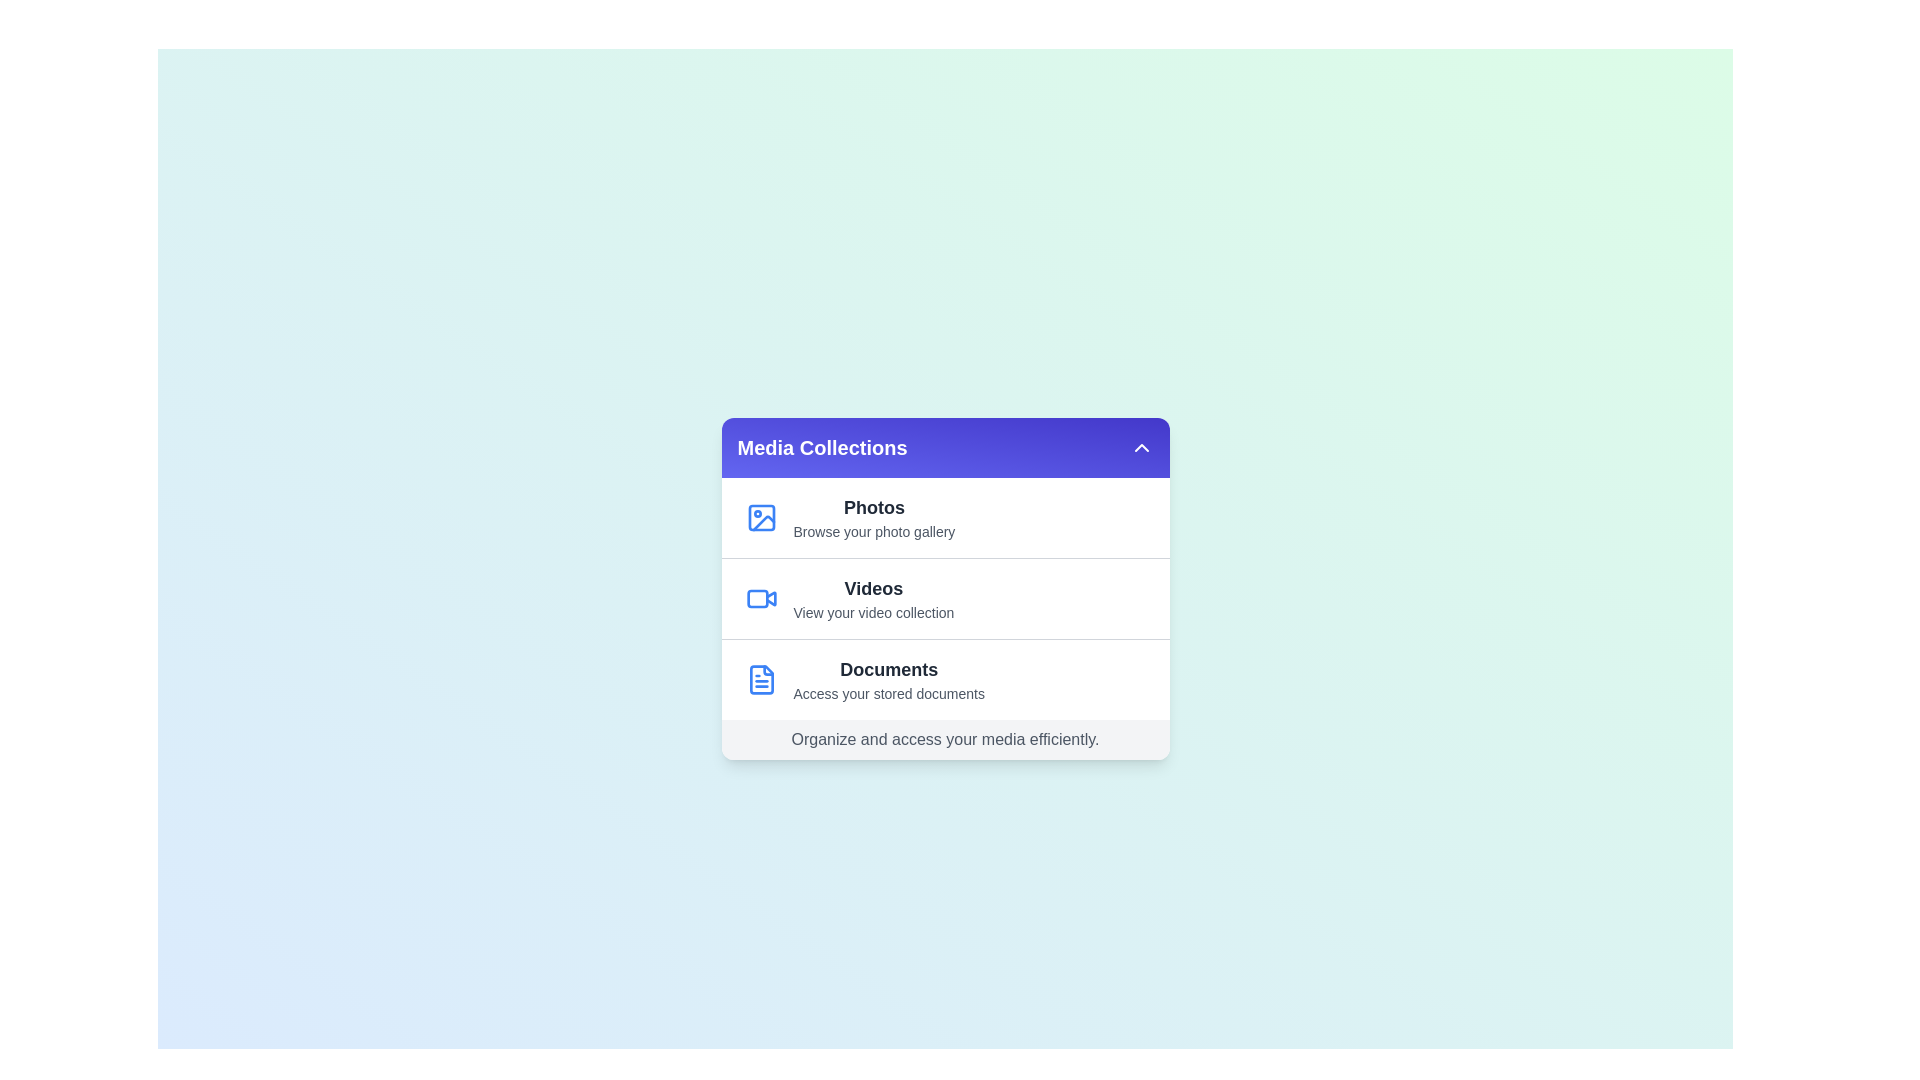 The height and width of the screenshot is (1080, 1920). What do you see at coordinates (944, 516) in the screenshot?
I see `the menu item Photos to view its associated media collection` at bounding box center [944, 516].